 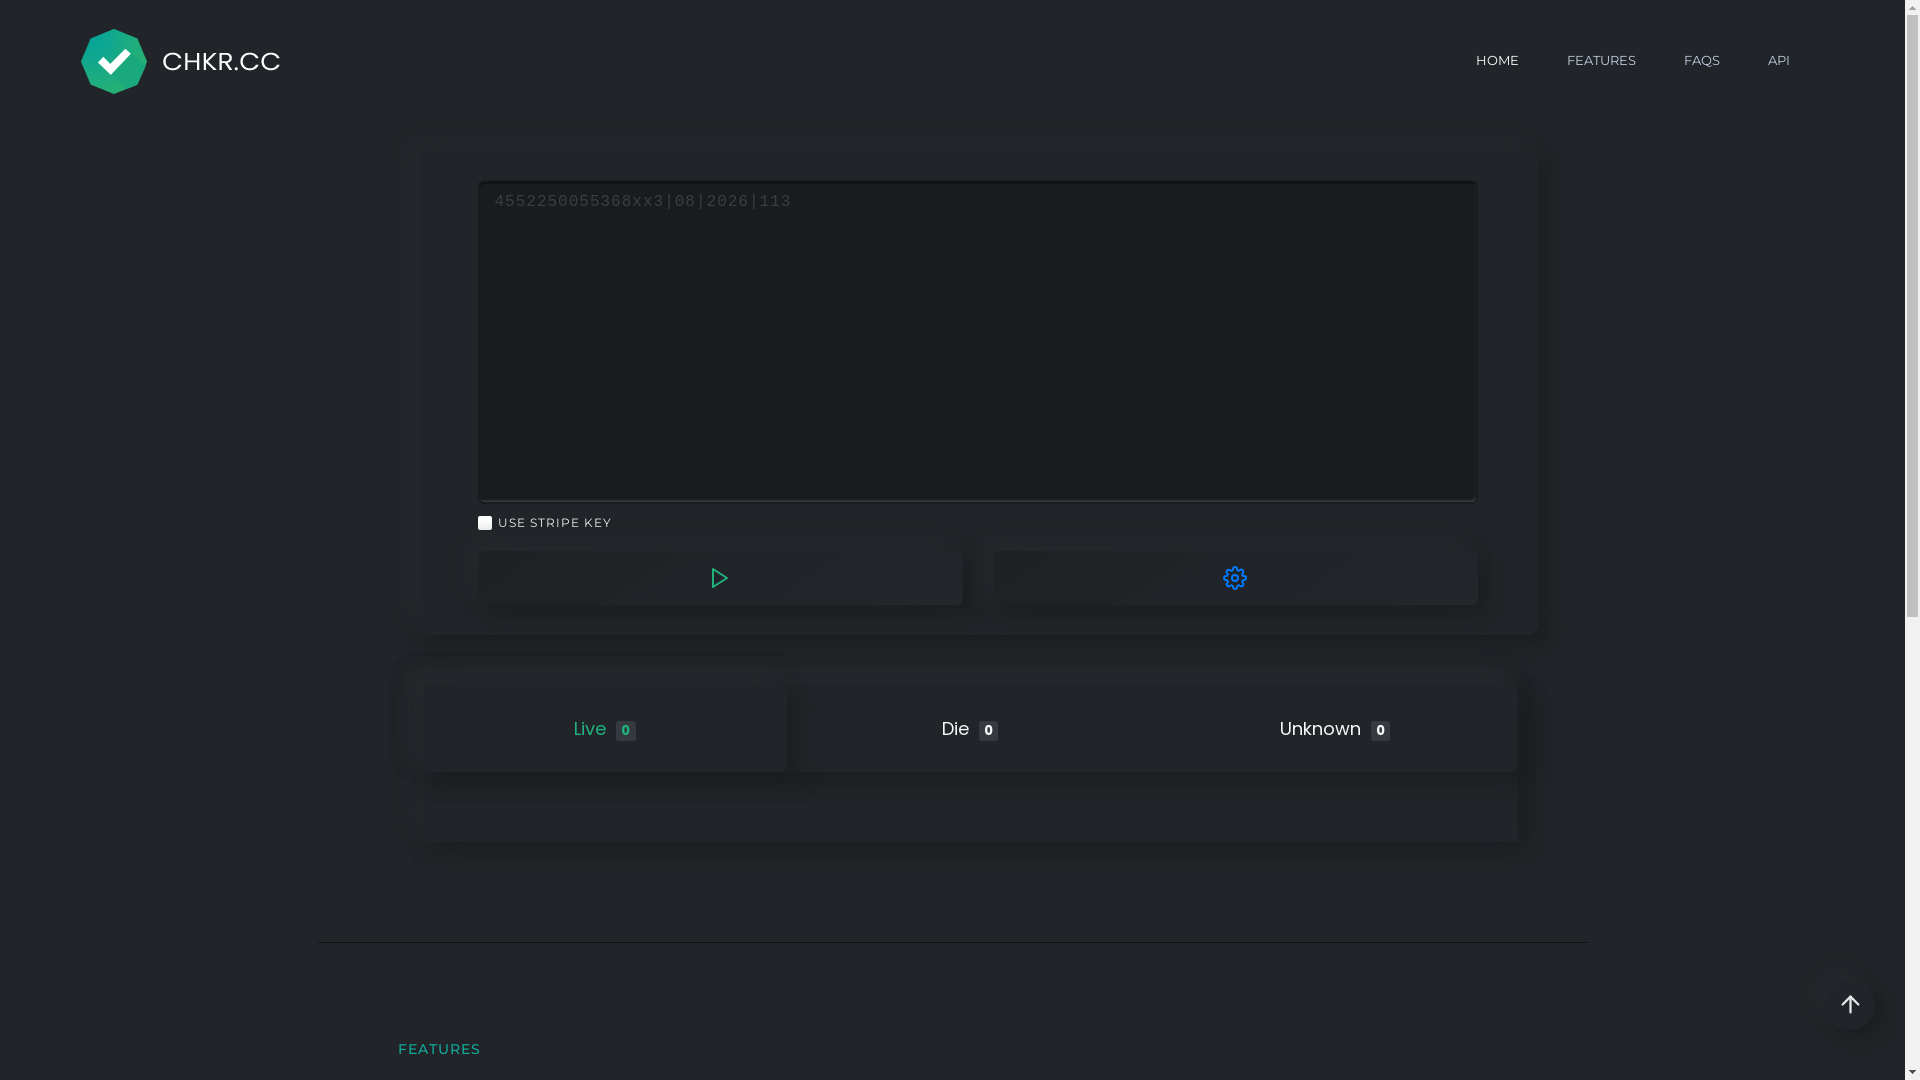 What do you see at coordinates (1601, 60) in the screenshot?
I see `'FEATURES'` at bounding box center [1601, 60].